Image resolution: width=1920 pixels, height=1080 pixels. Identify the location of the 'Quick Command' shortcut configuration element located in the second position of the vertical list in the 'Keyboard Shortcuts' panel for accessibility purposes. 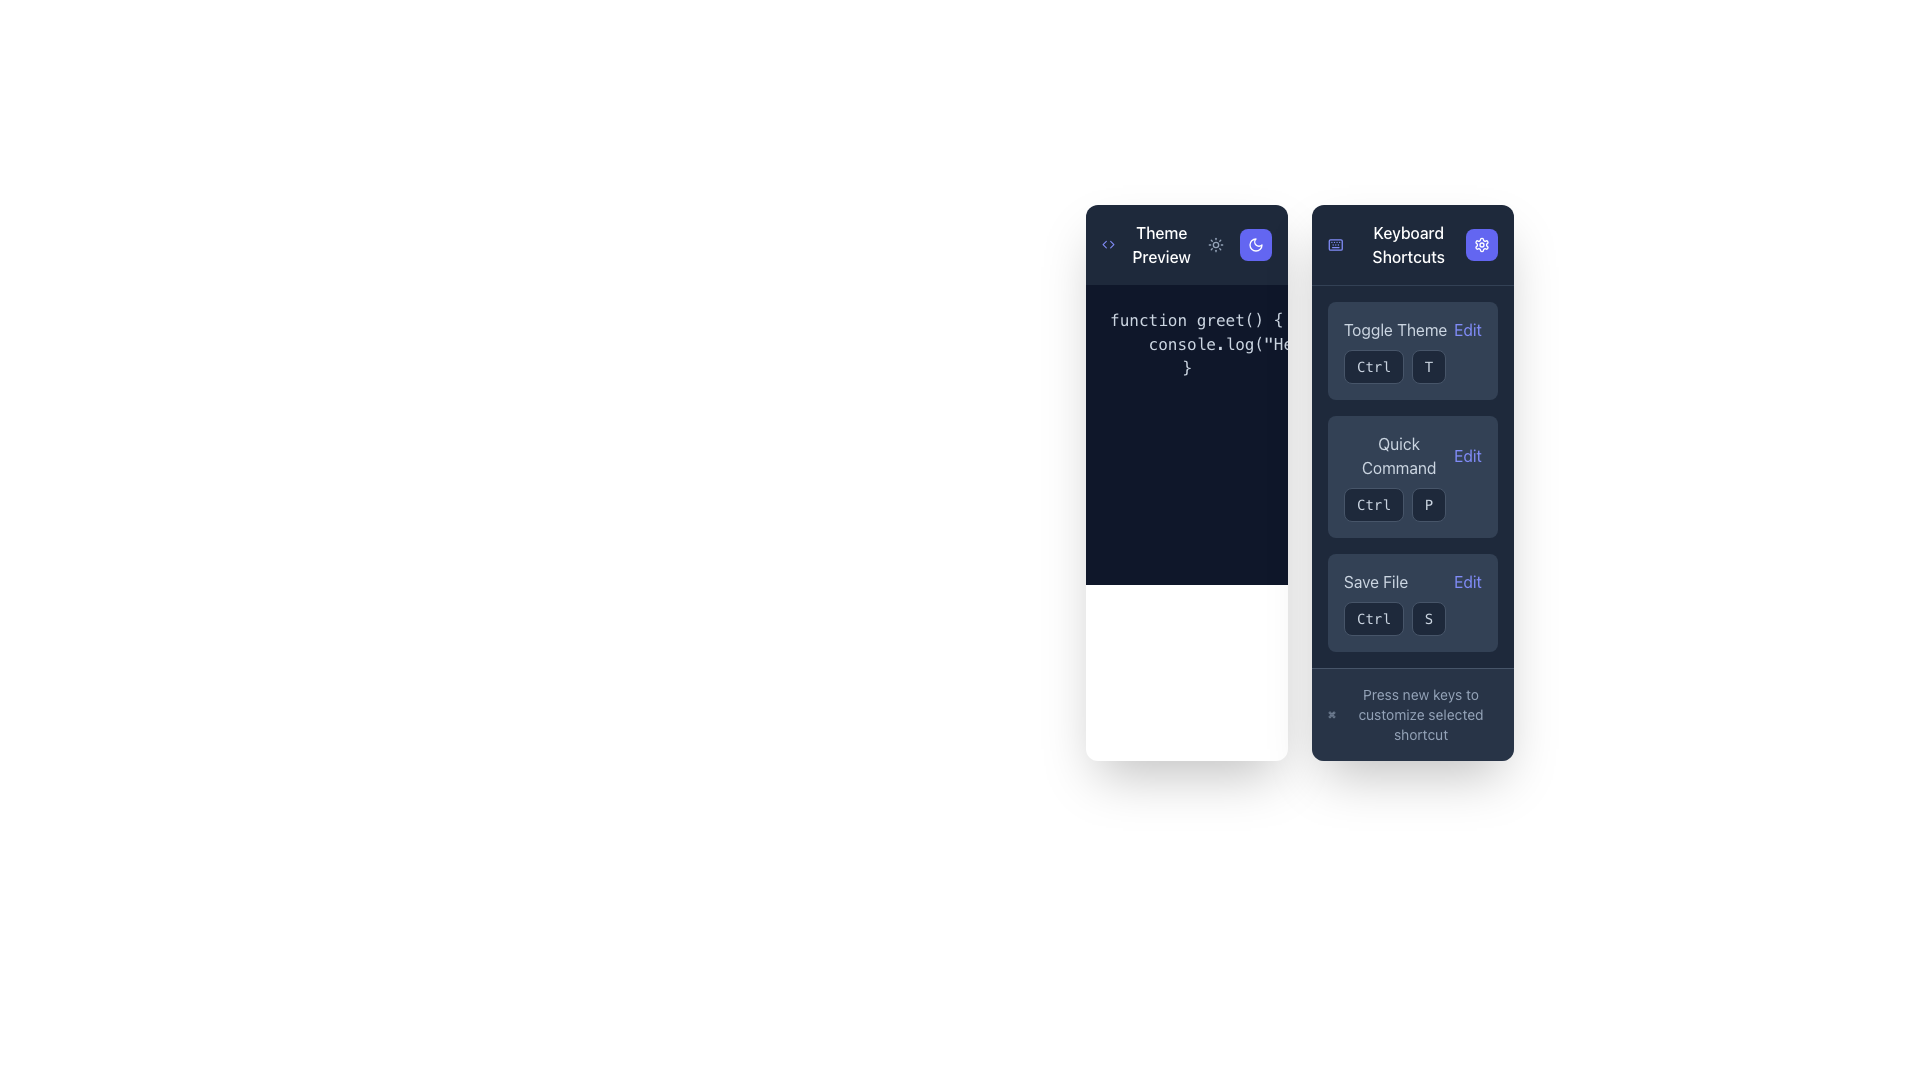
(1411, 477).